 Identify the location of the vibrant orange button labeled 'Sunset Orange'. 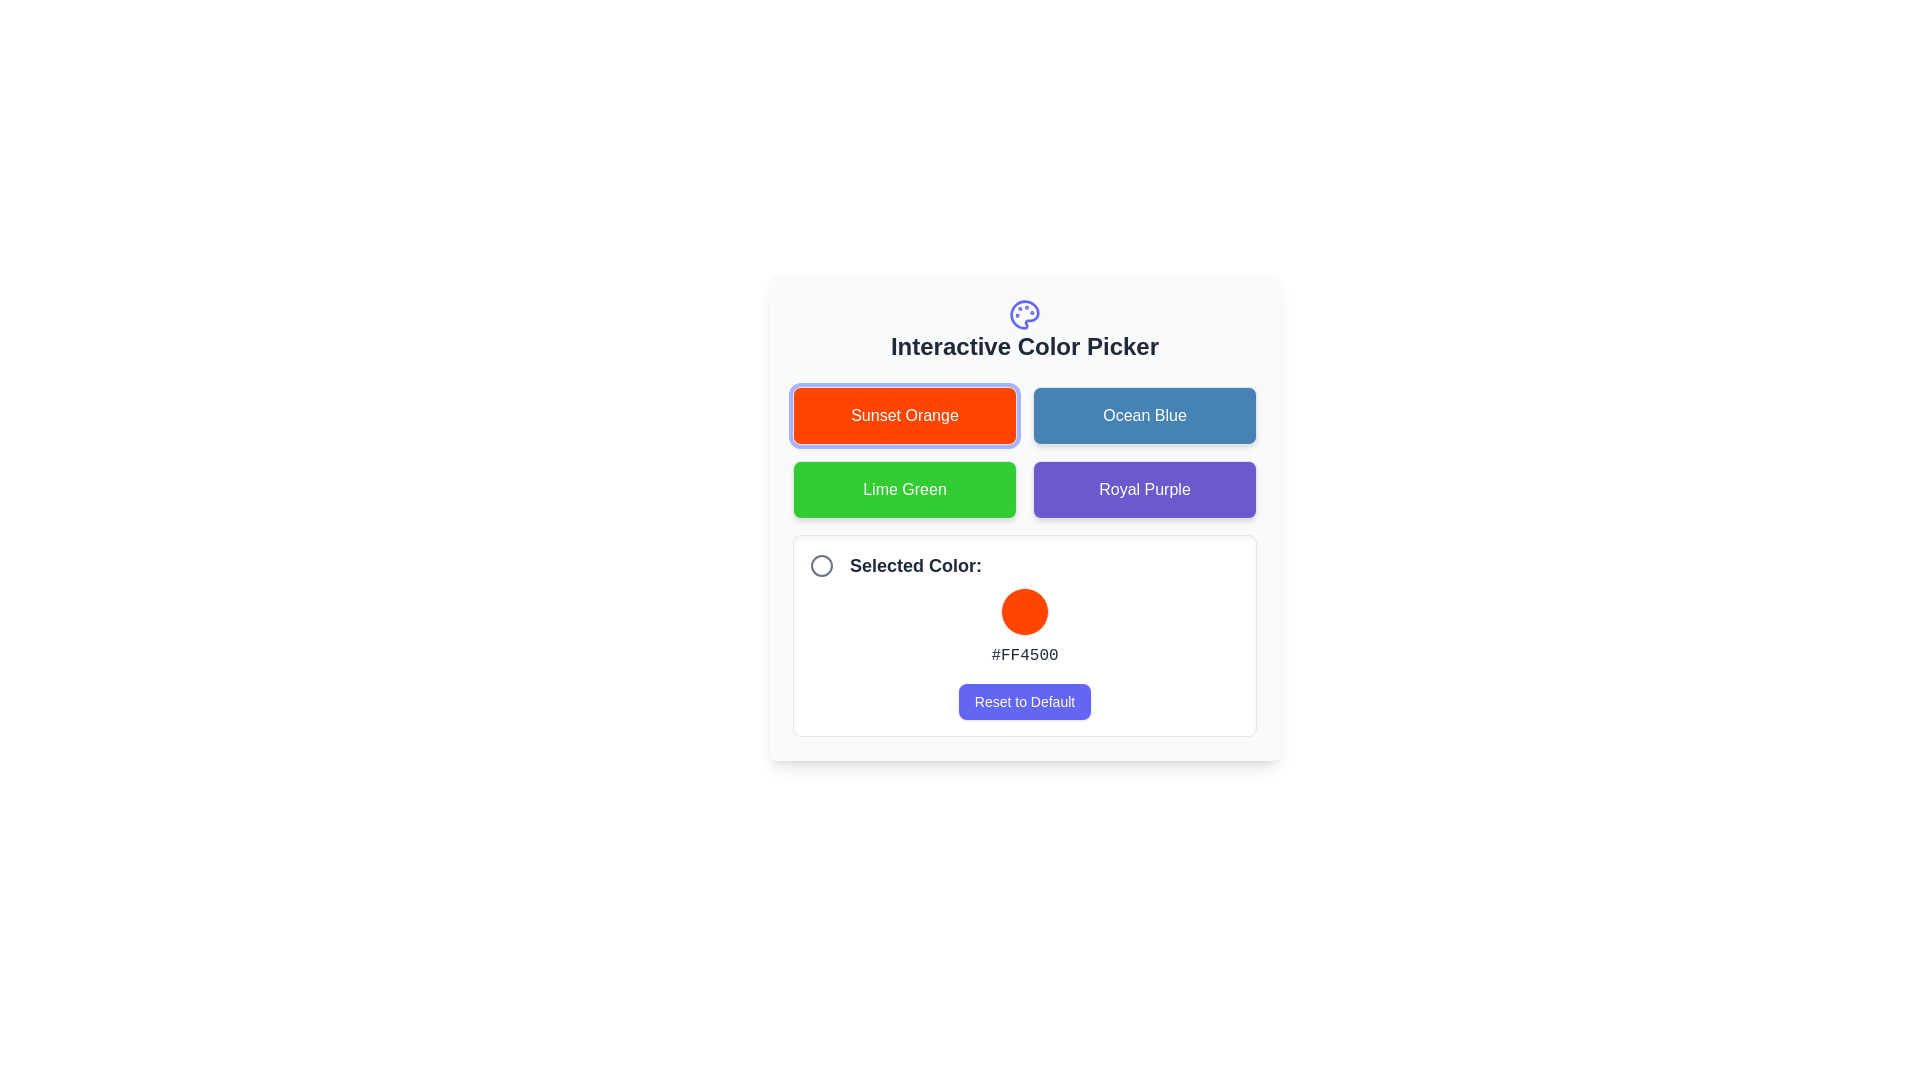
(904, 415).